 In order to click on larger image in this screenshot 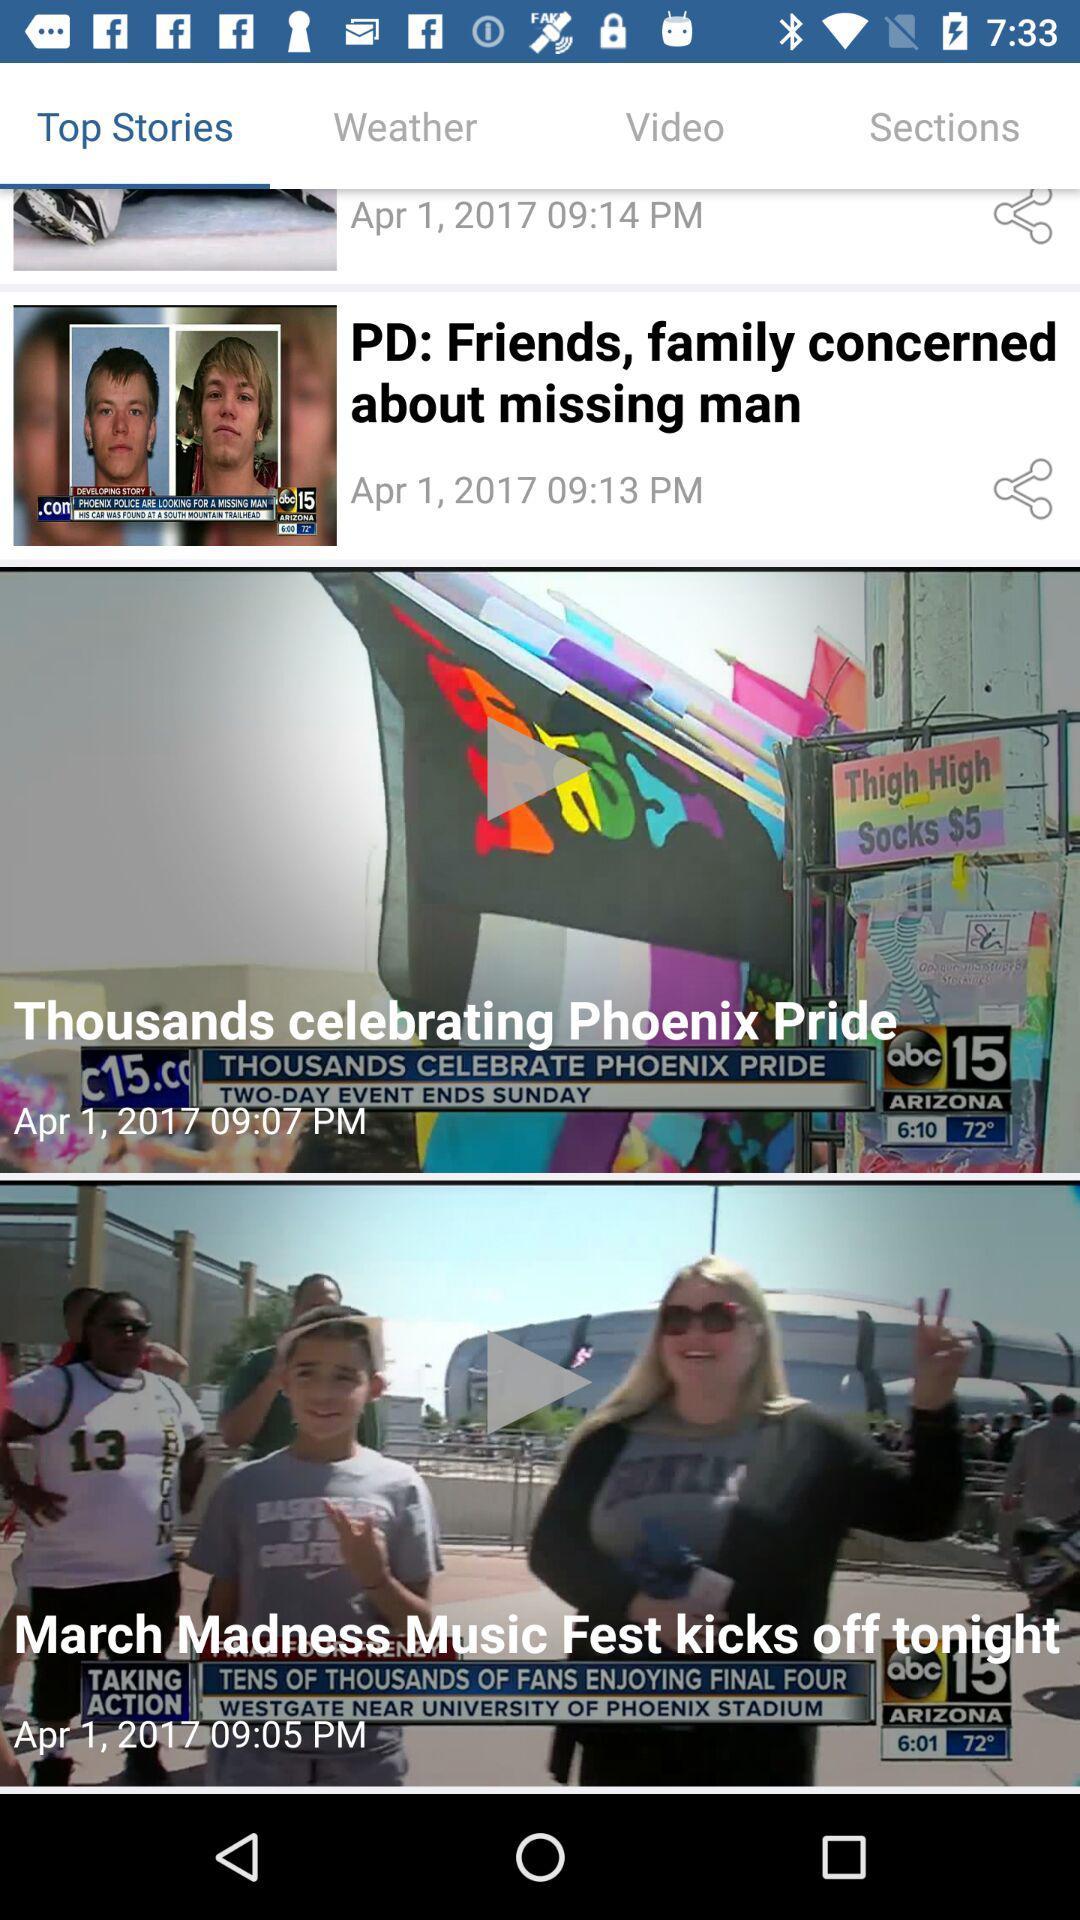, I will do `click(174, 229)`.